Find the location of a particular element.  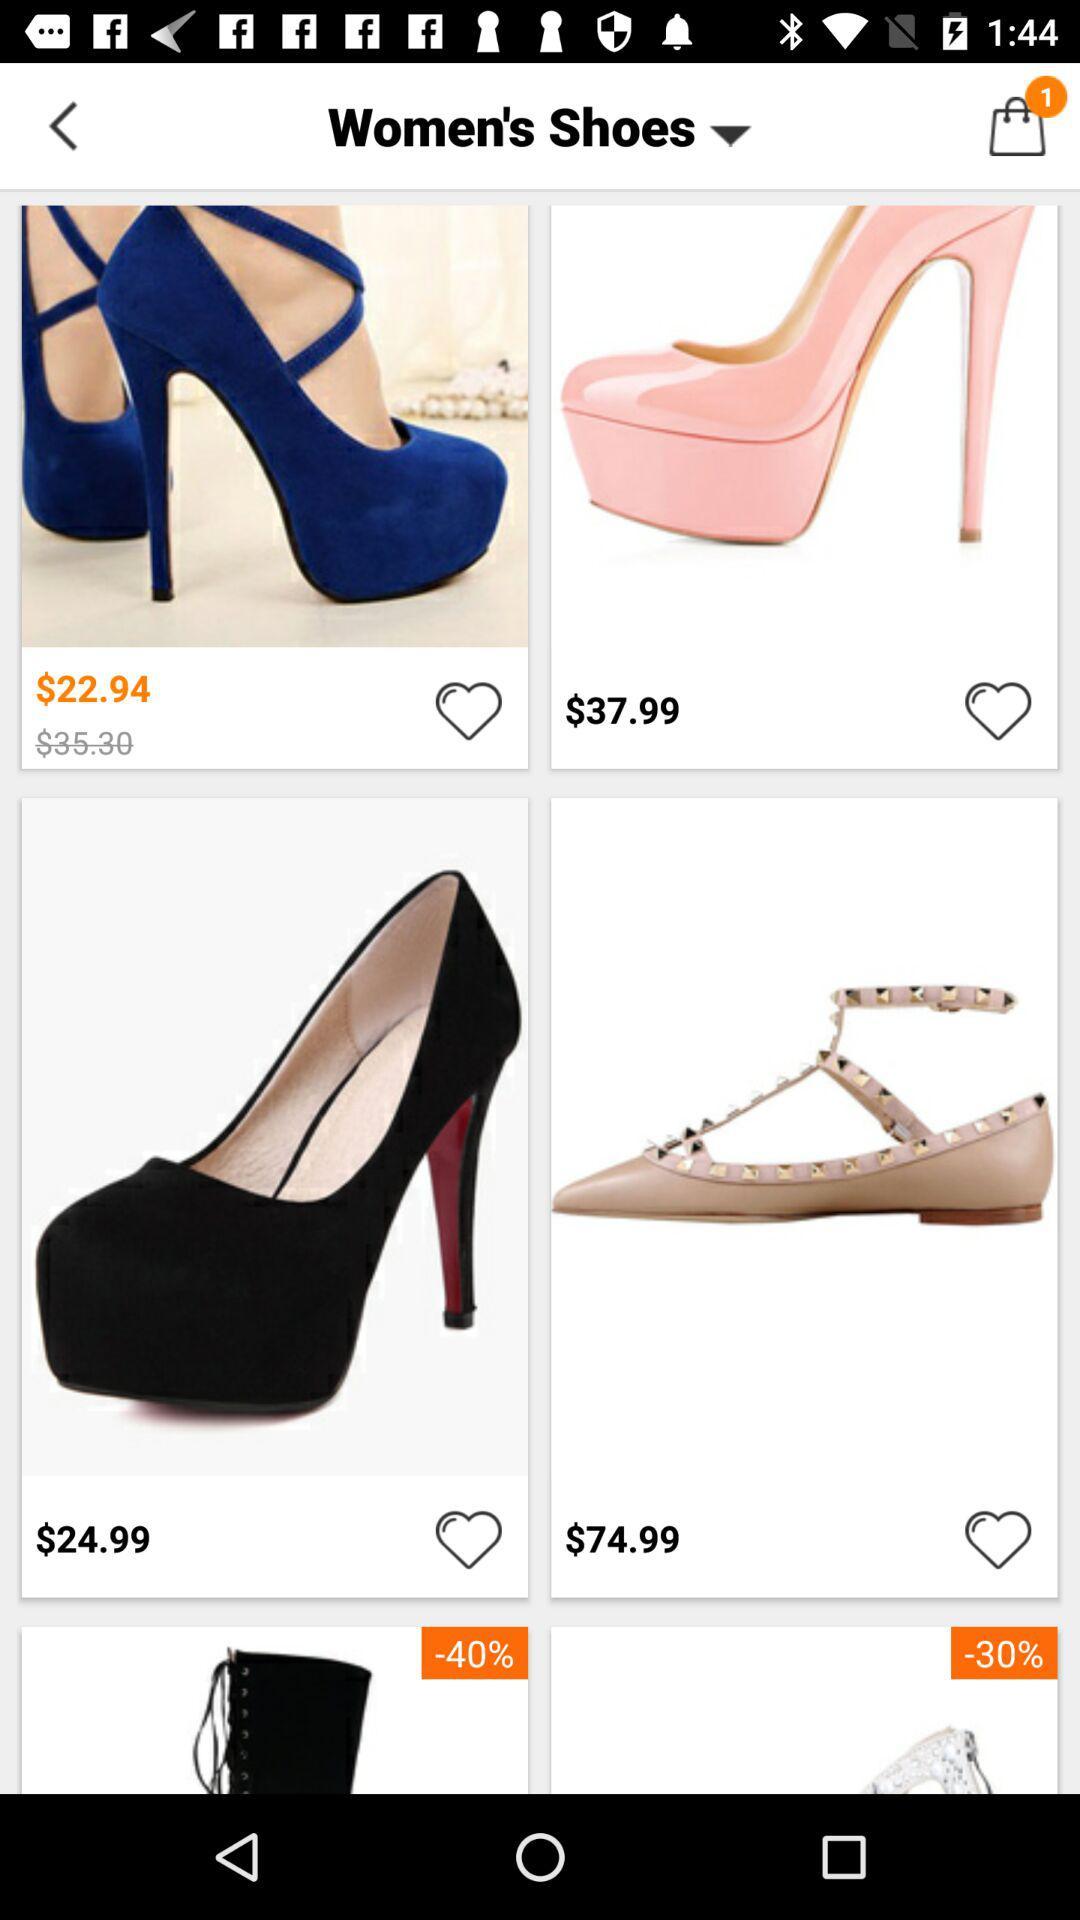

favourite product is located at coordinates (468, 1537).